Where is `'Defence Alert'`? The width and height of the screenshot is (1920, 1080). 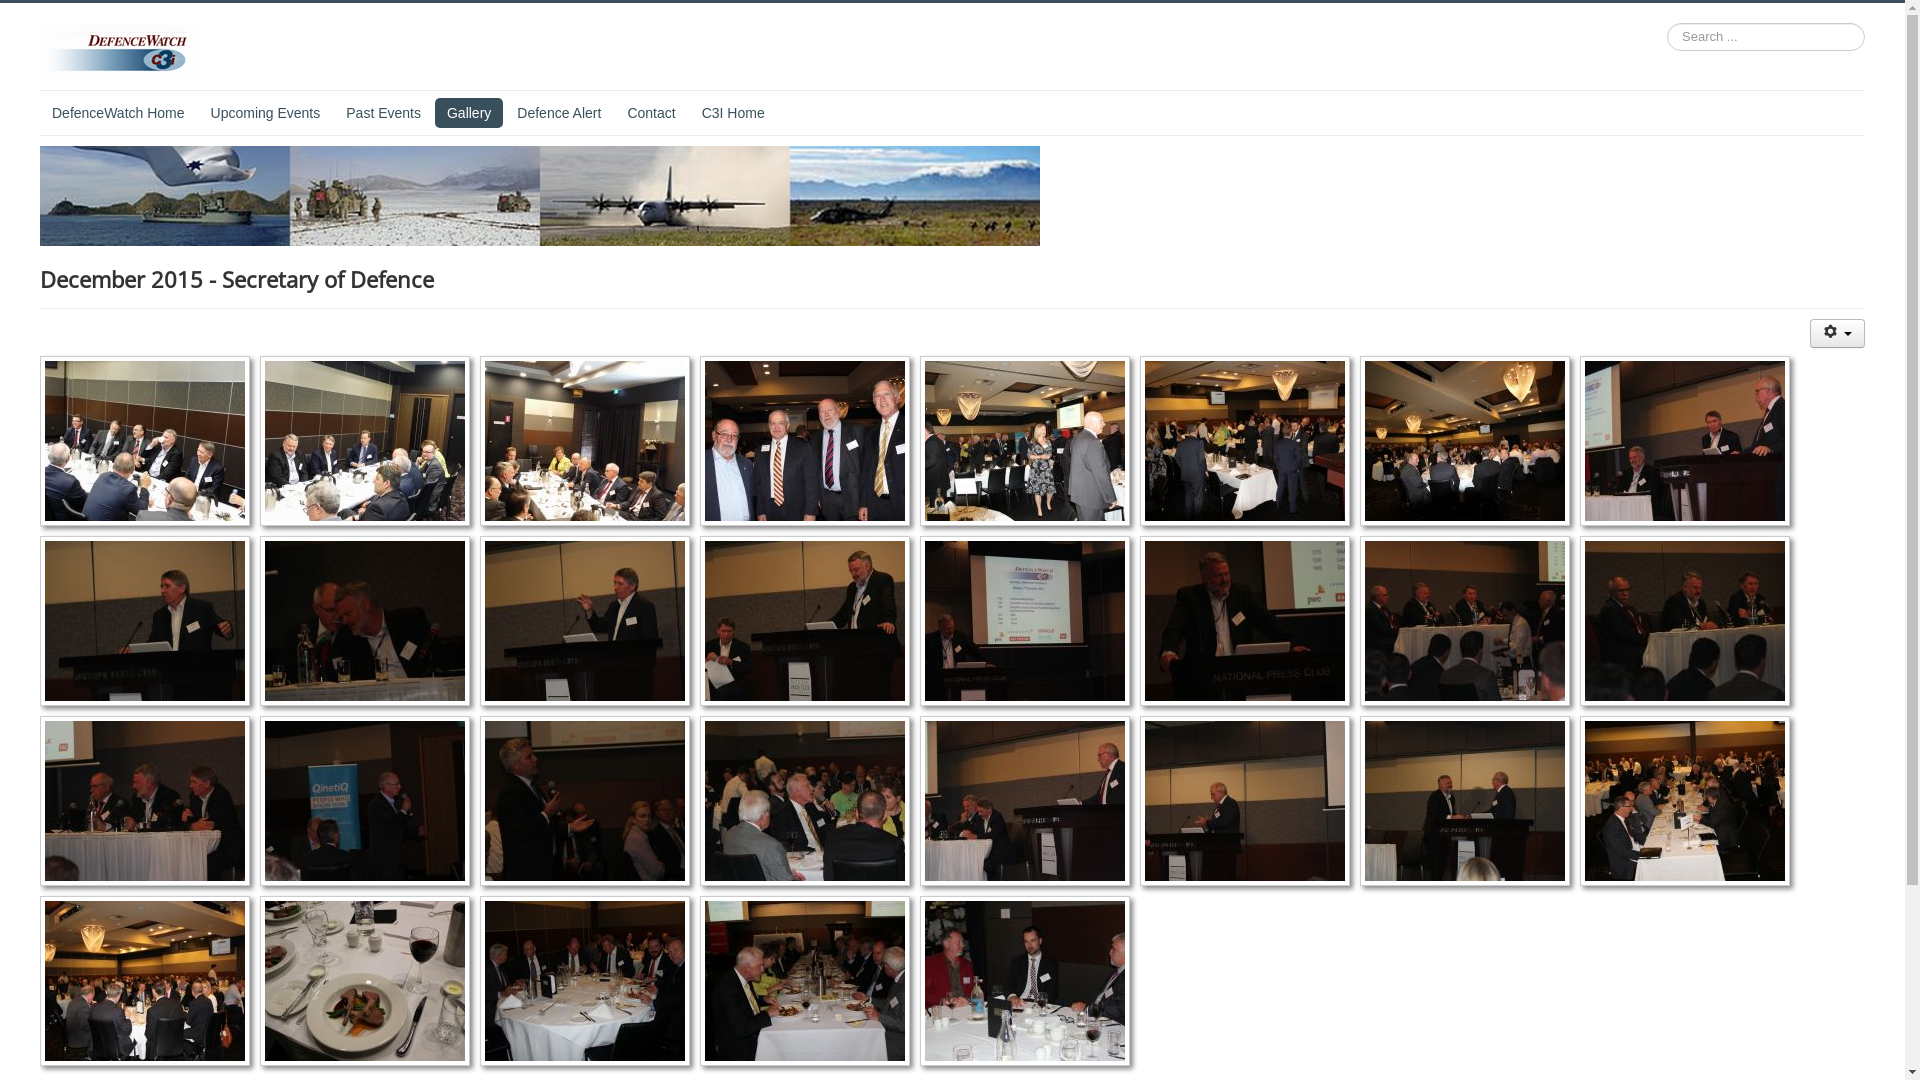 'Defence Alert' is located at coordinates (504, 112).